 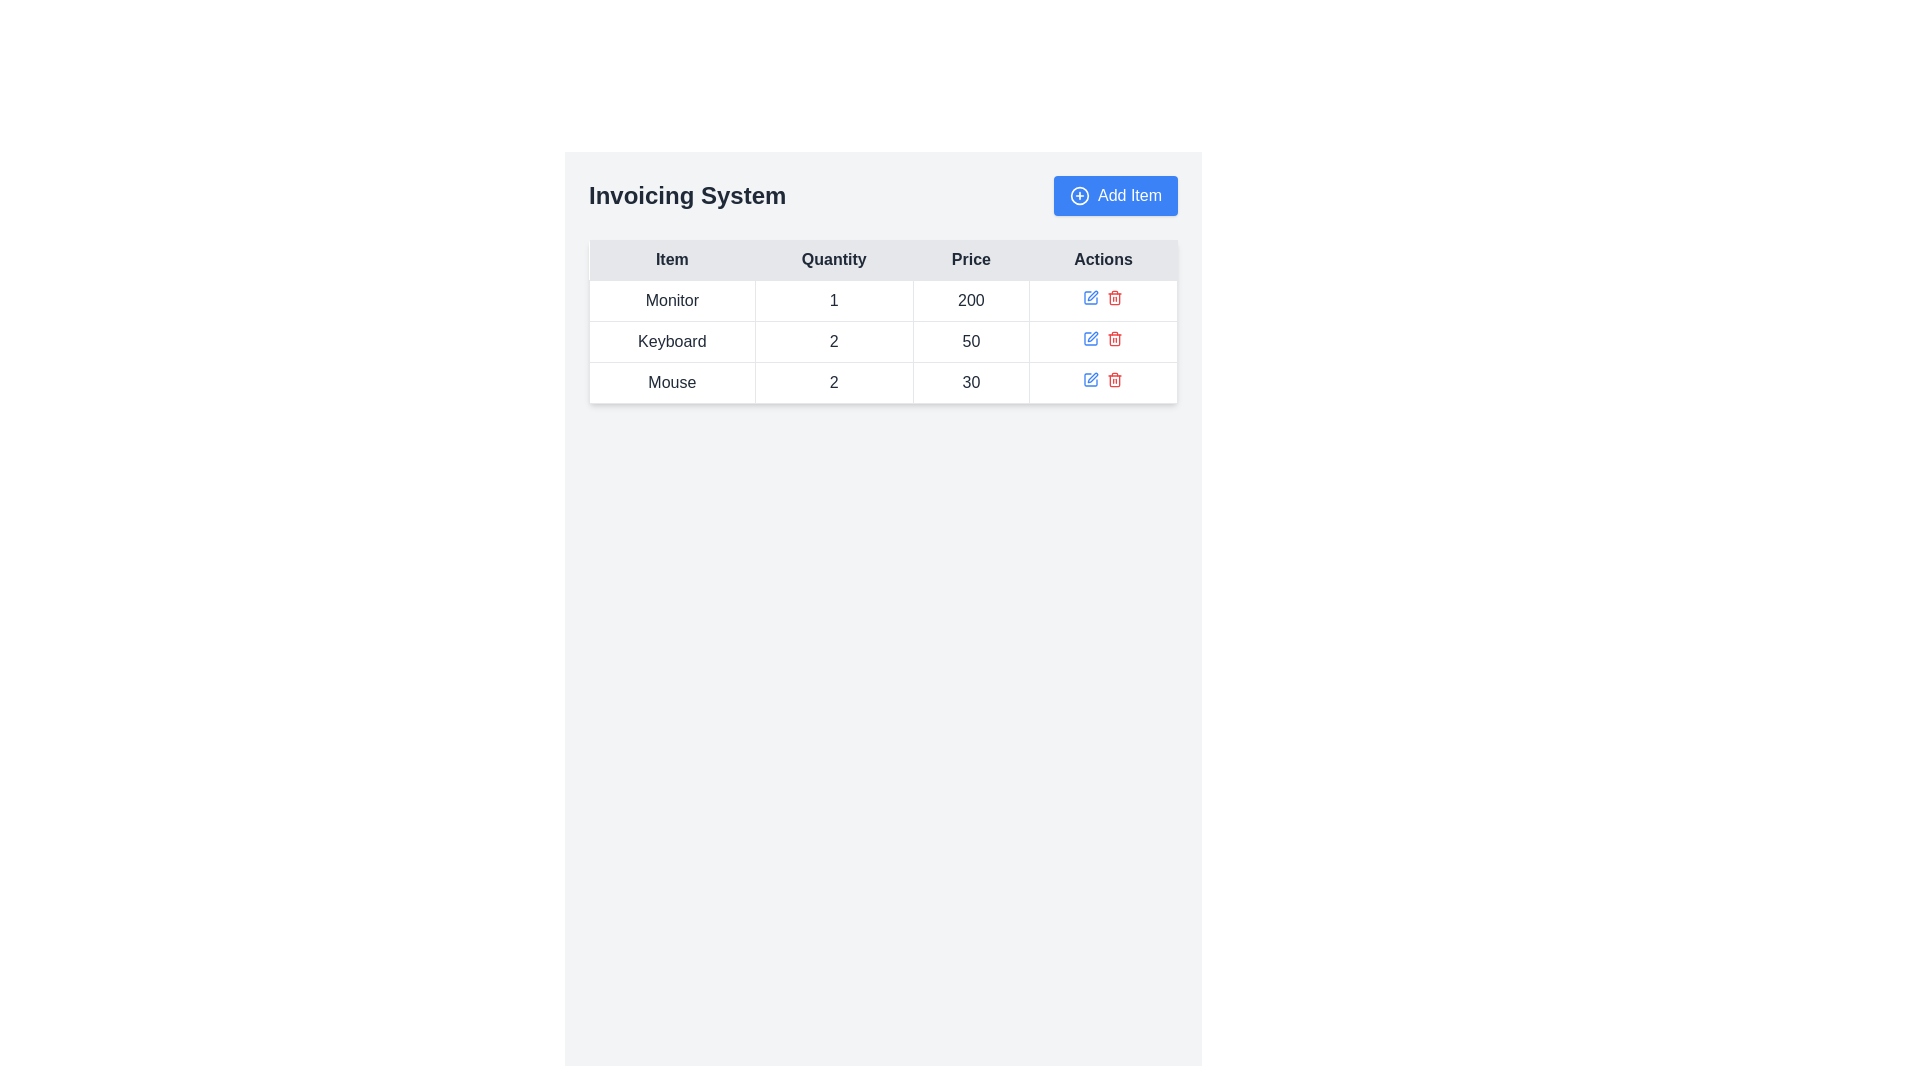 What do you see at coordinates (882, 341) in the screenshot?
I see `the table row displaying the item 'Keyboard', with quantity '2' and price '50', located in the middle of the table` at bounding box center [882, 341].